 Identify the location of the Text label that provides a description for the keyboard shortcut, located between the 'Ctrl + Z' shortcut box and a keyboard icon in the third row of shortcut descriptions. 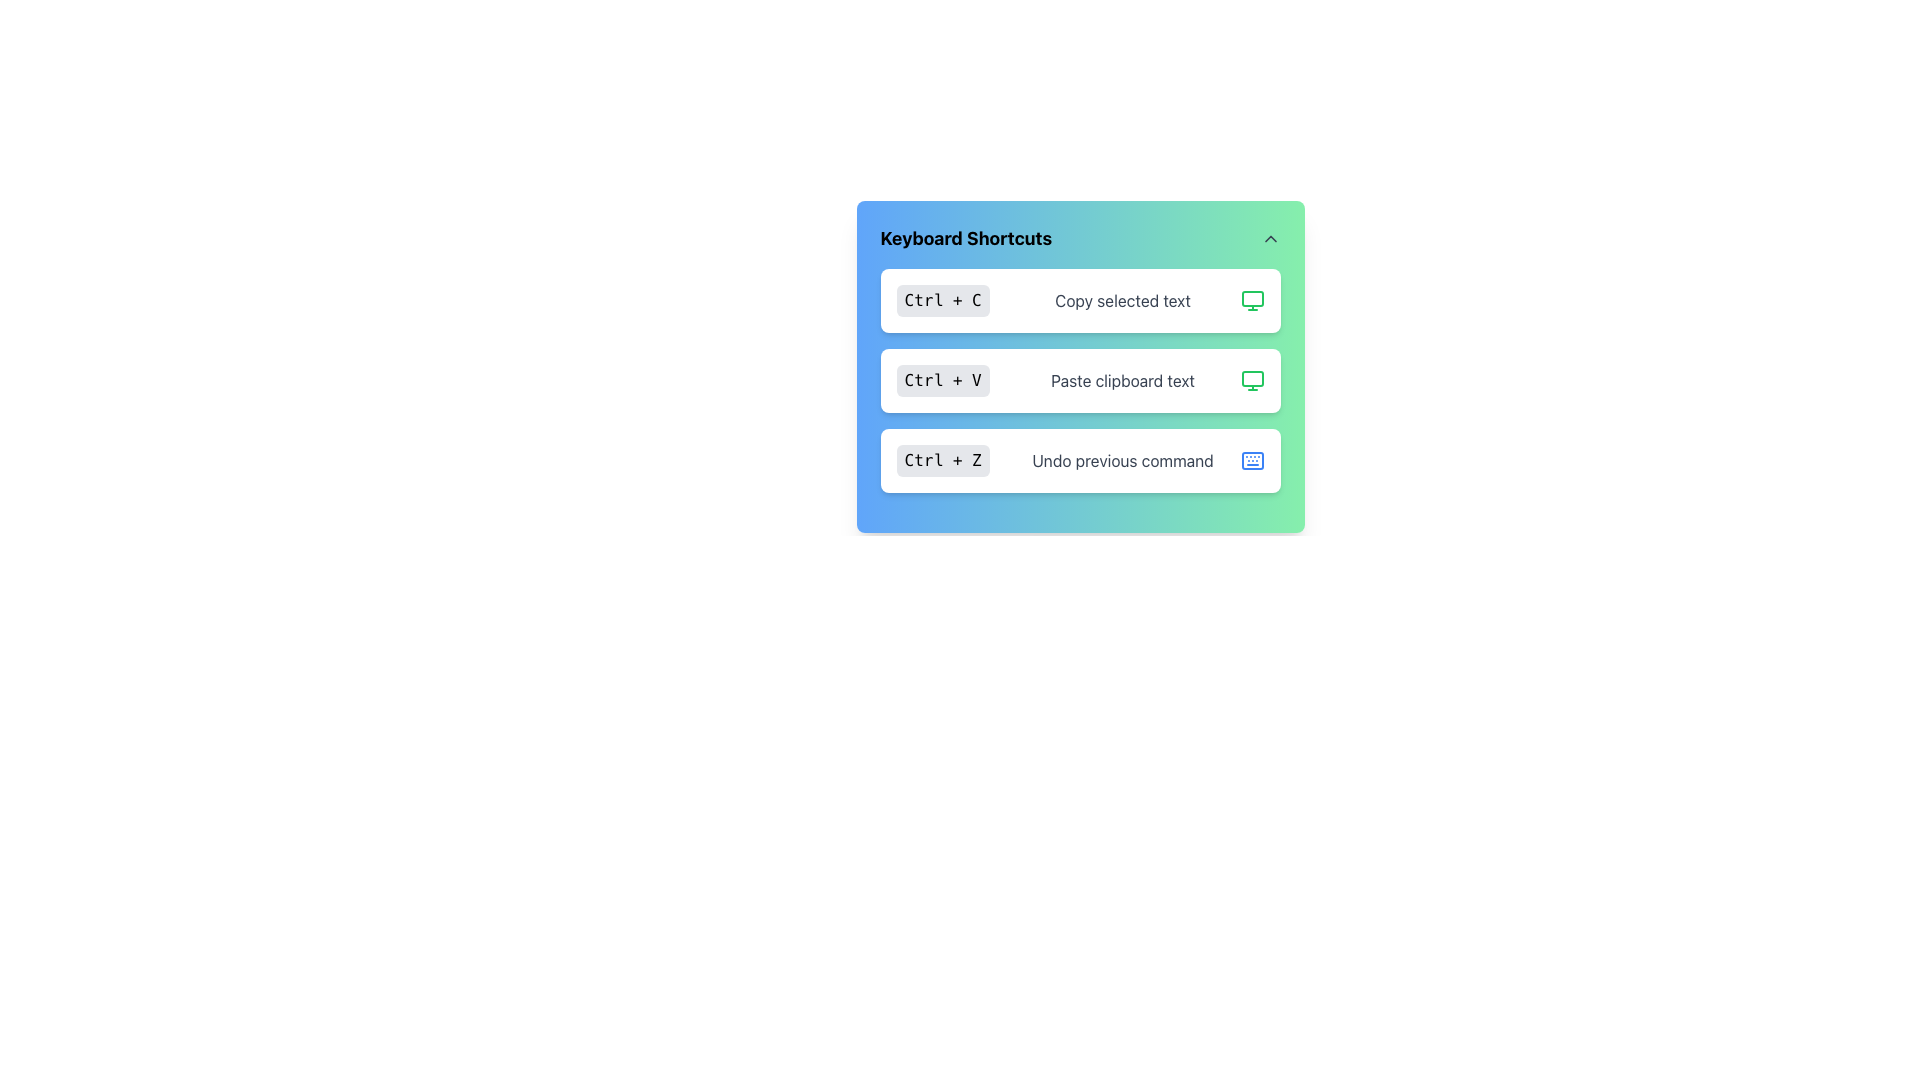
(1123, 461).